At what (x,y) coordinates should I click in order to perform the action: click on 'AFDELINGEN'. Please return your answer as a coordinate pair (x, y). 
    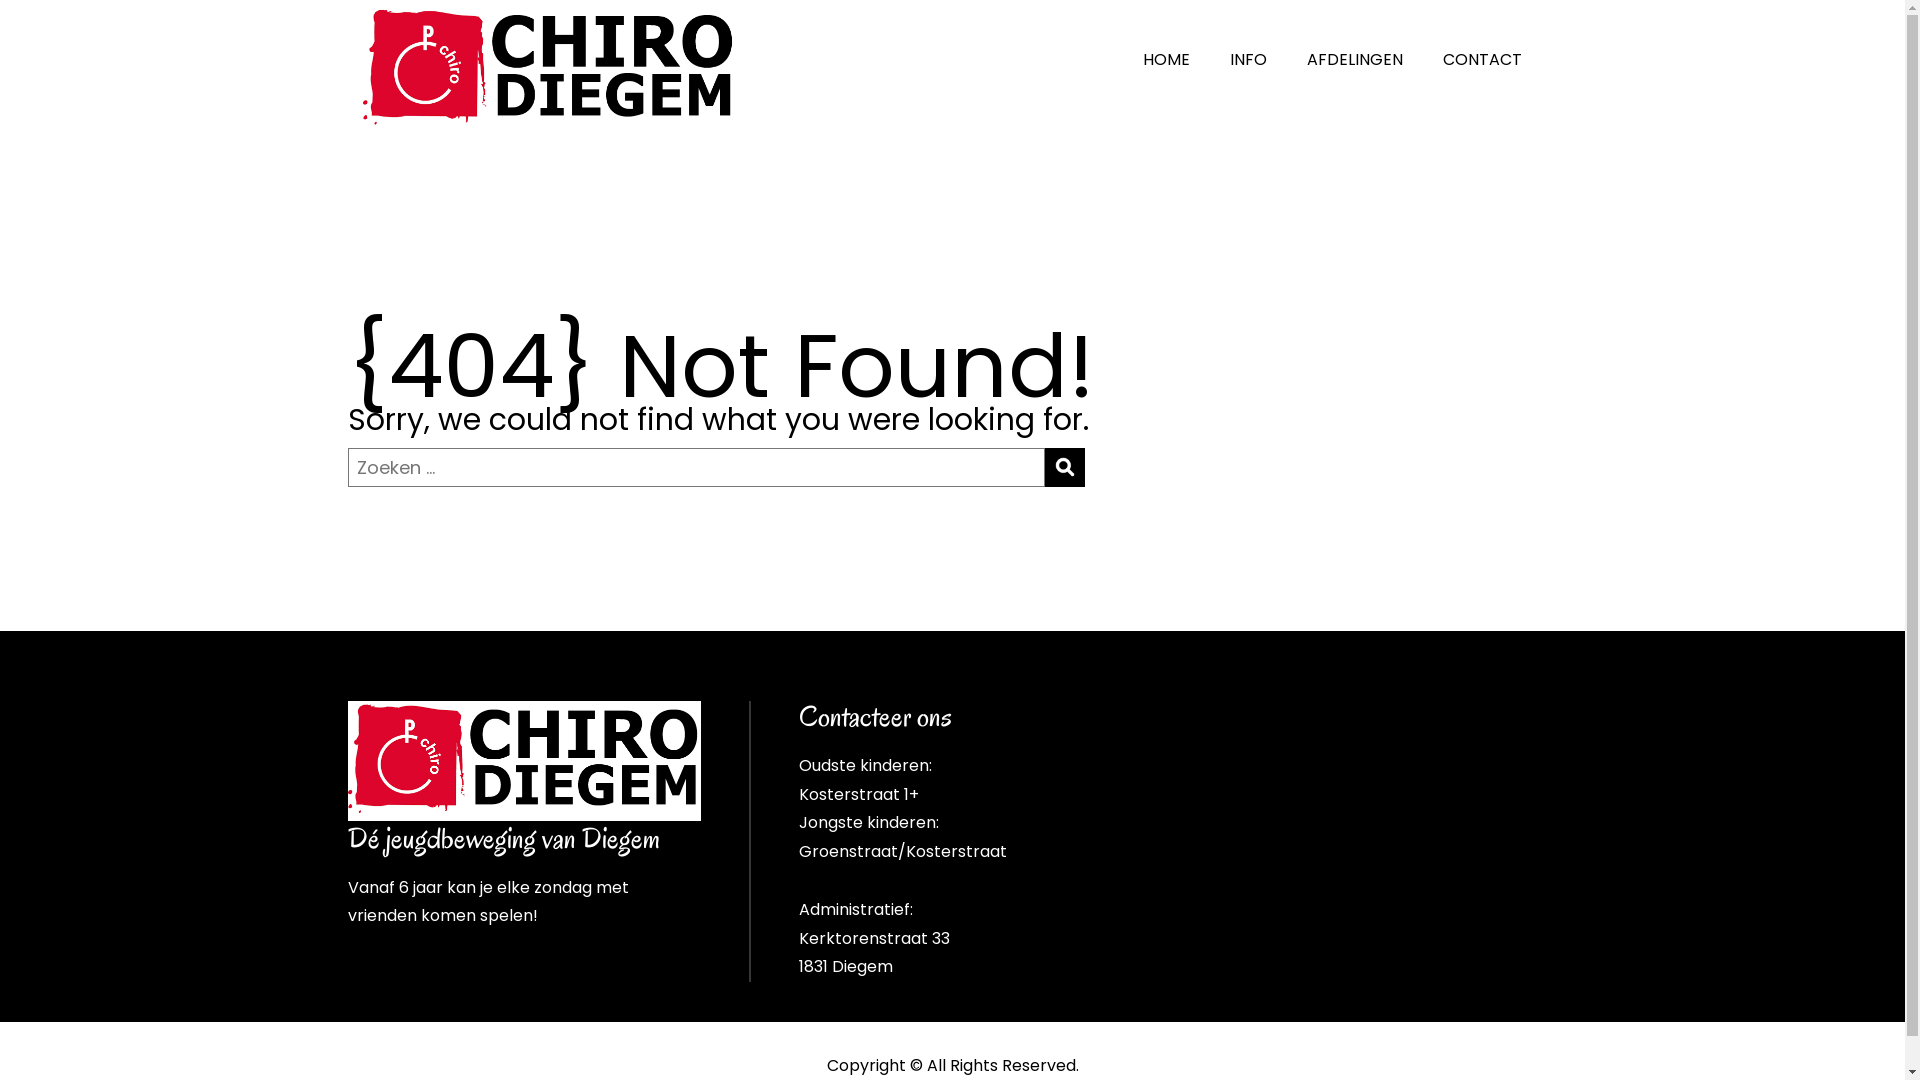
    Looking at the image, I should click on (1354, 59).